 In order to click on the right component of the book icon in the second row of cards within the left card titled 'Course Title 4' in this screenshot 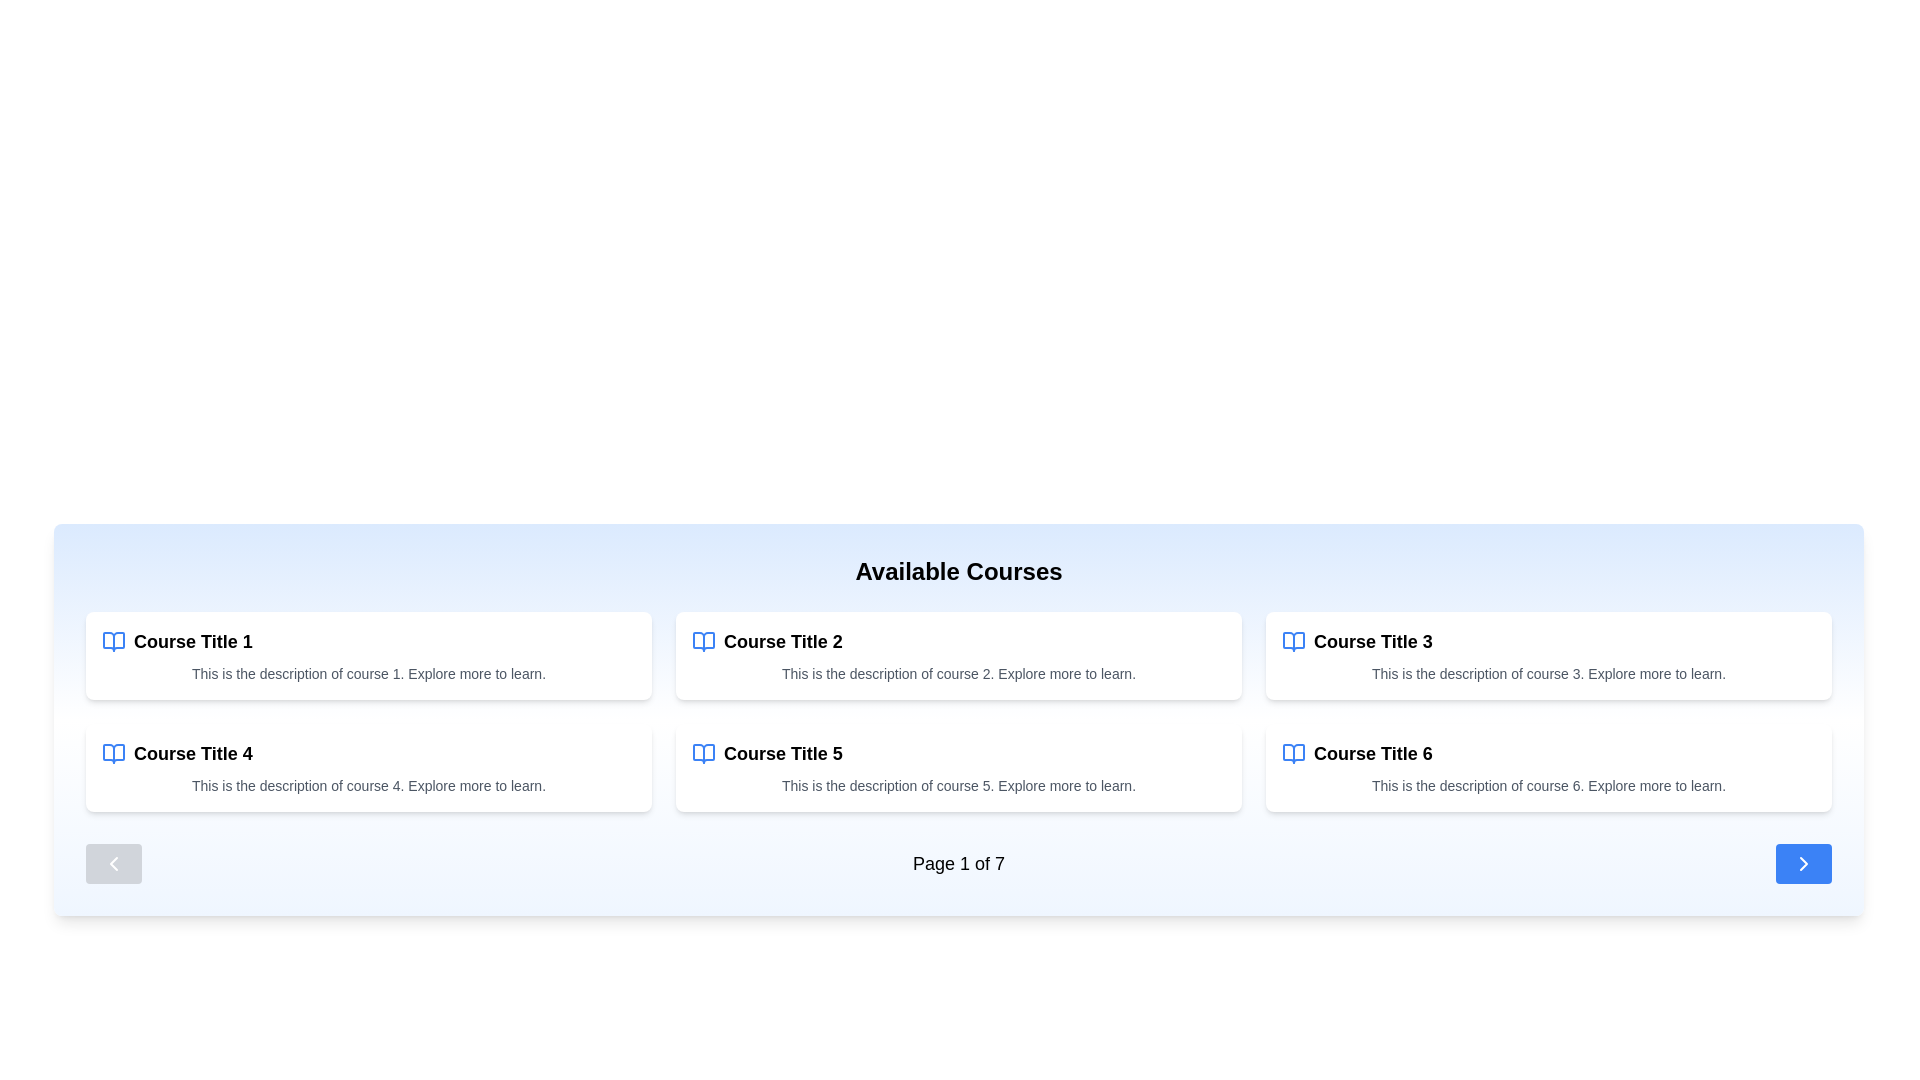, I will do `click(113, 753)`.